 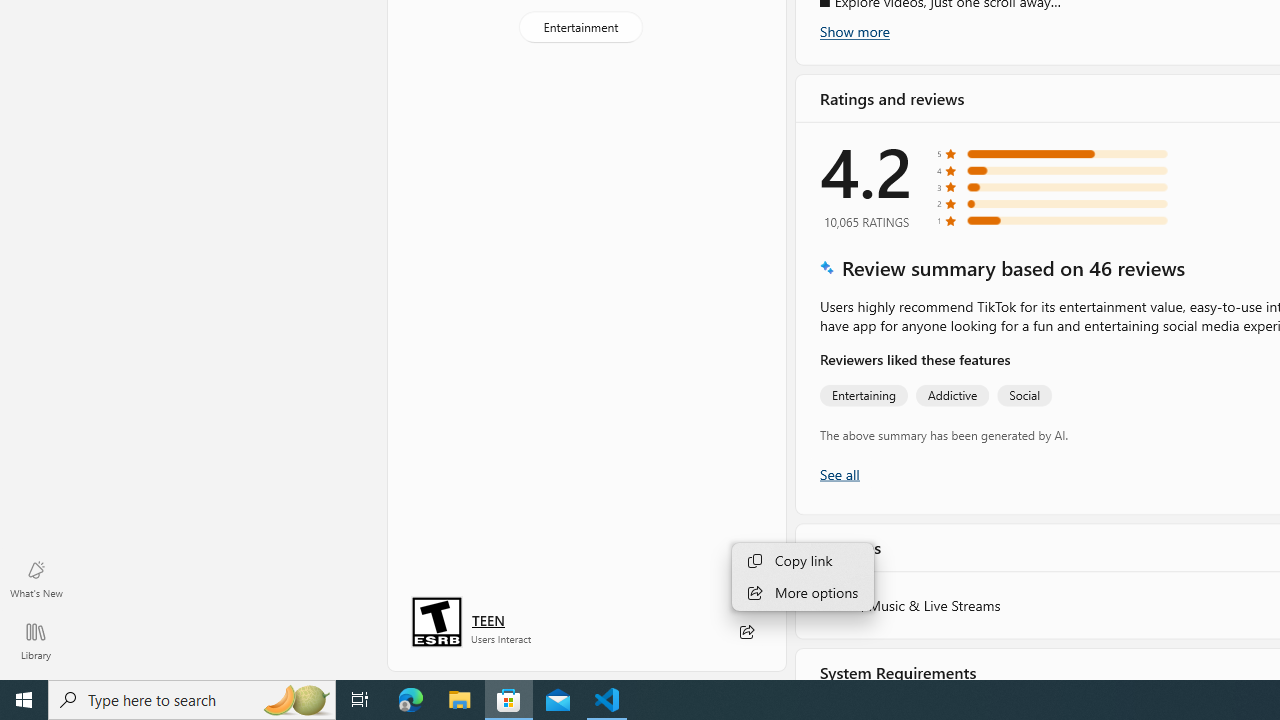 I want to click on 'Show more', so click(x=855, y=31).